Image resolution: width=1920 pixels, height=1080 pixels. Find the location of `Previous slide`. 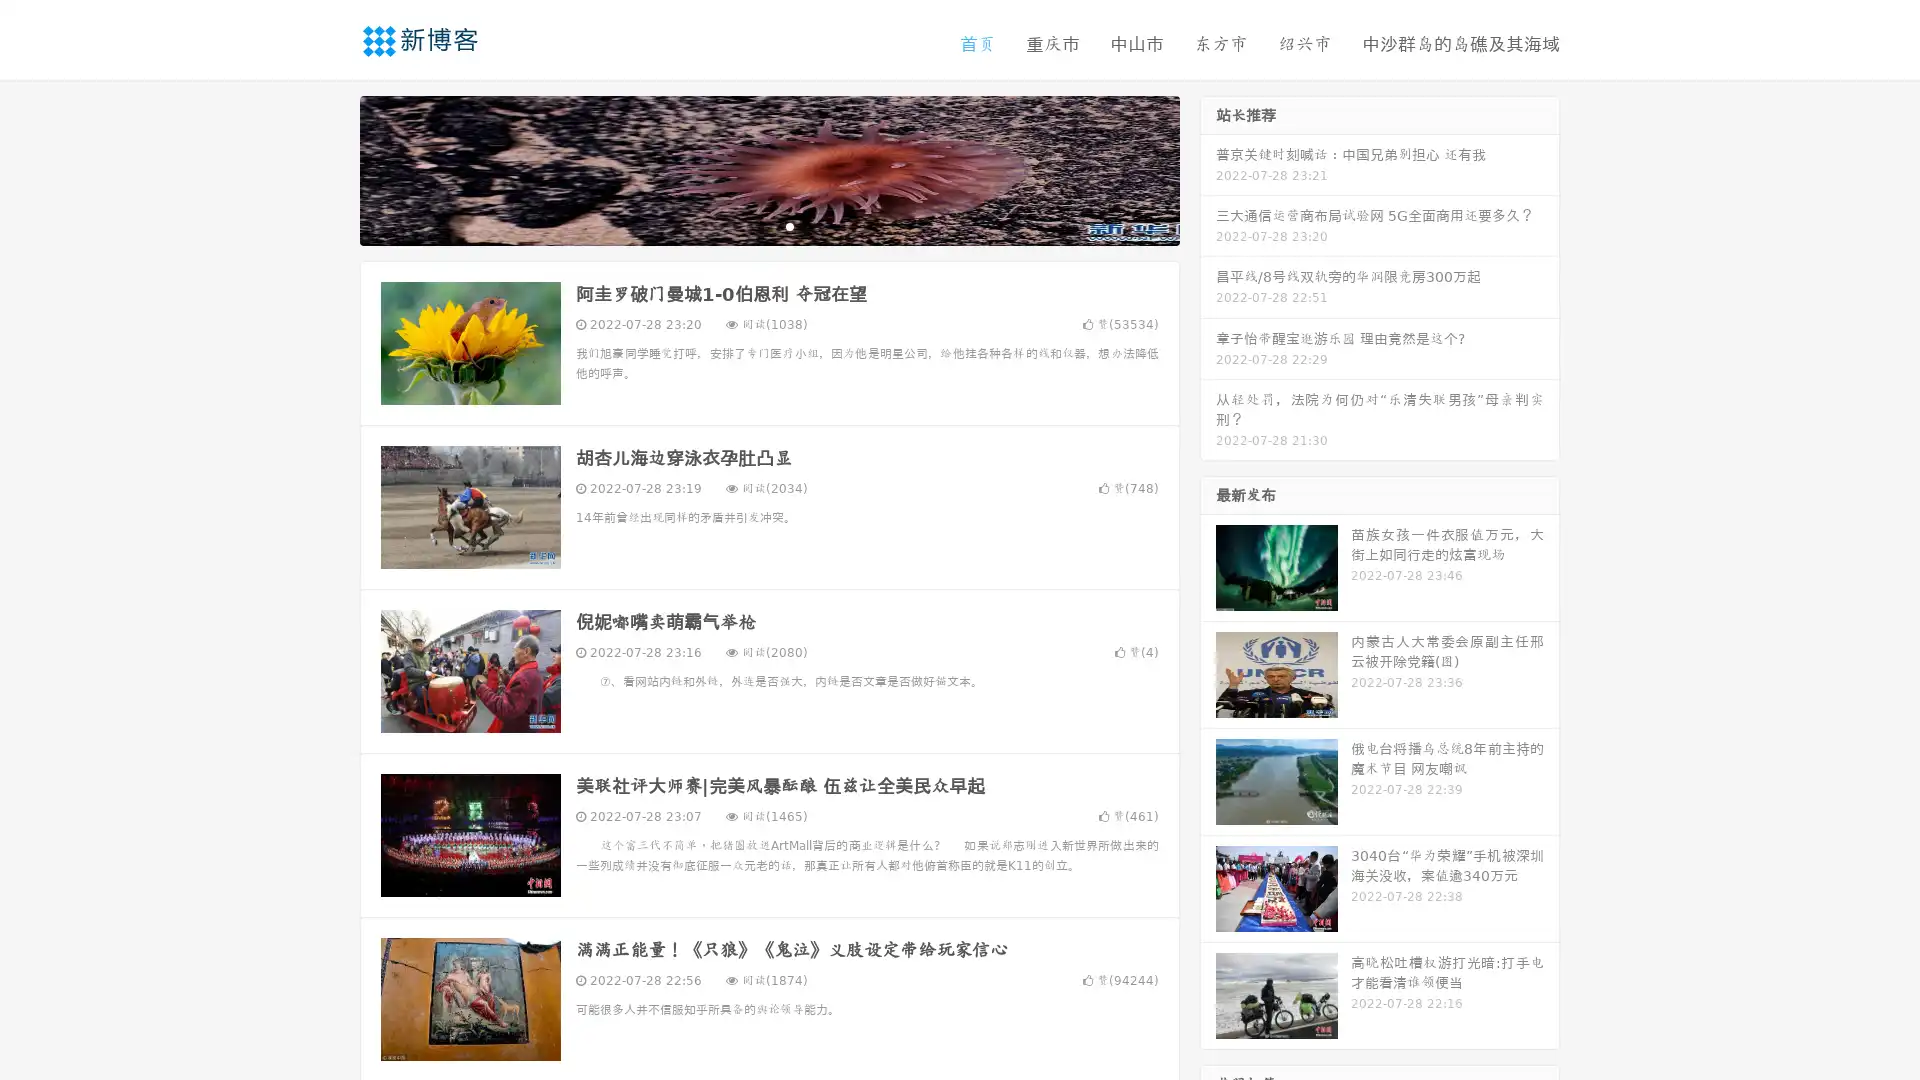

Previous slide is located at coordinates (330, 168).